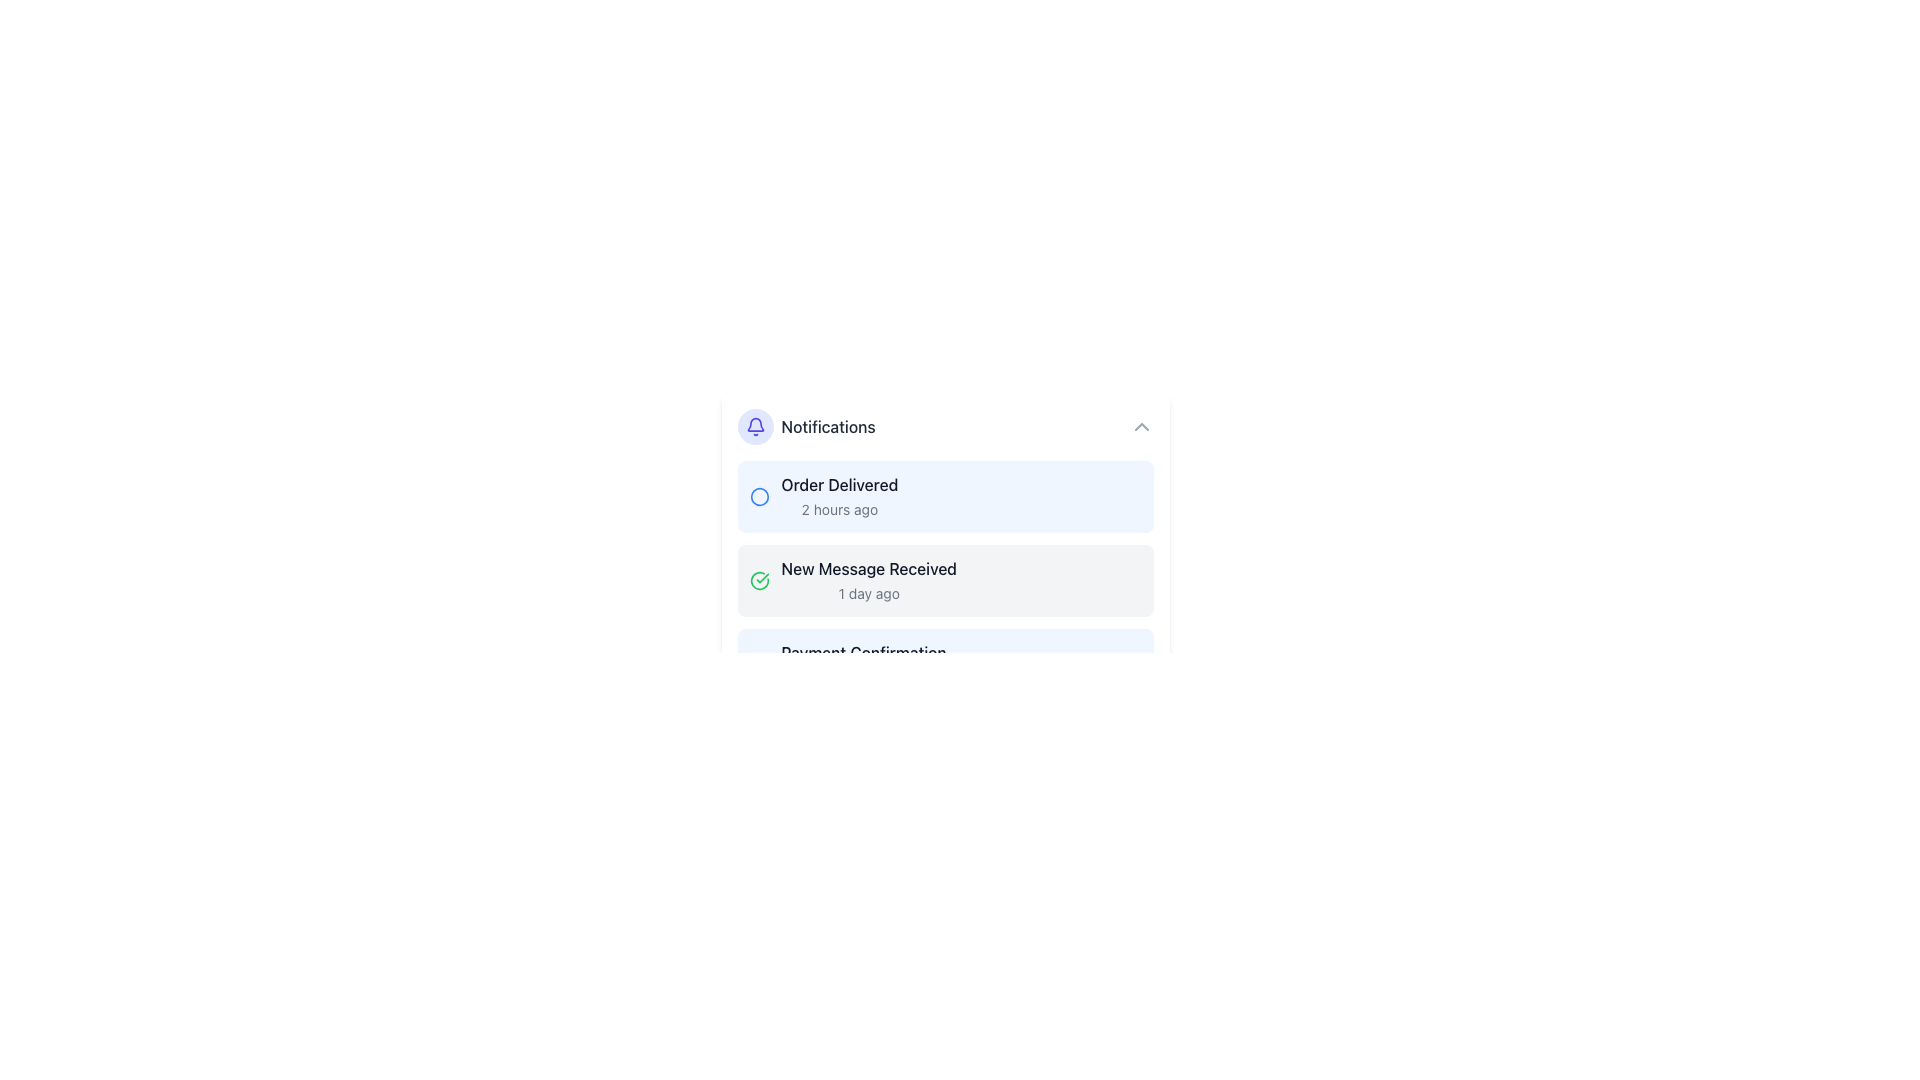  Describe the element at coordinates (839, 508) in the screenshot. I see `timestamp displayed as '2 hours ago' in a small-sized, gray-styled font located beneath the 'Order Delivered' text in the notification block` at that location.